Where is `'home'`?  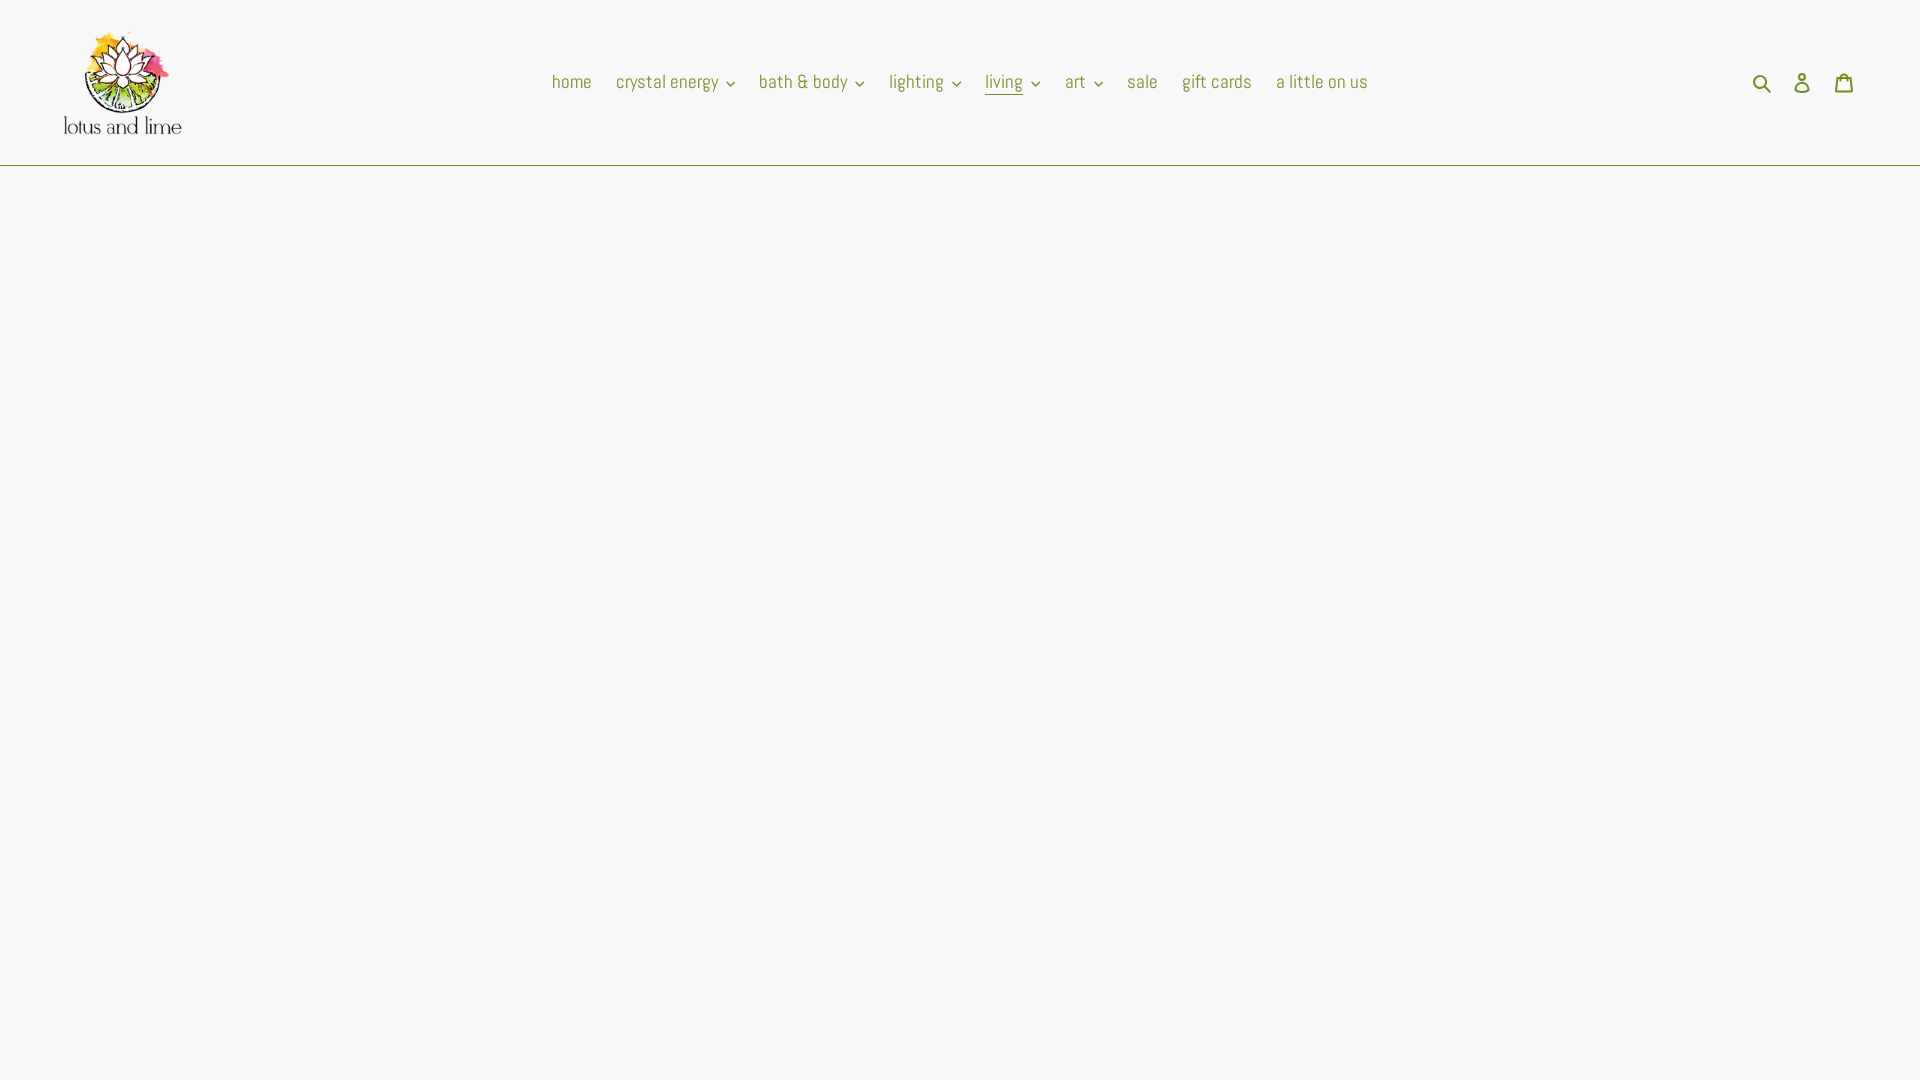 'home' is located at coordinates (570, 81).